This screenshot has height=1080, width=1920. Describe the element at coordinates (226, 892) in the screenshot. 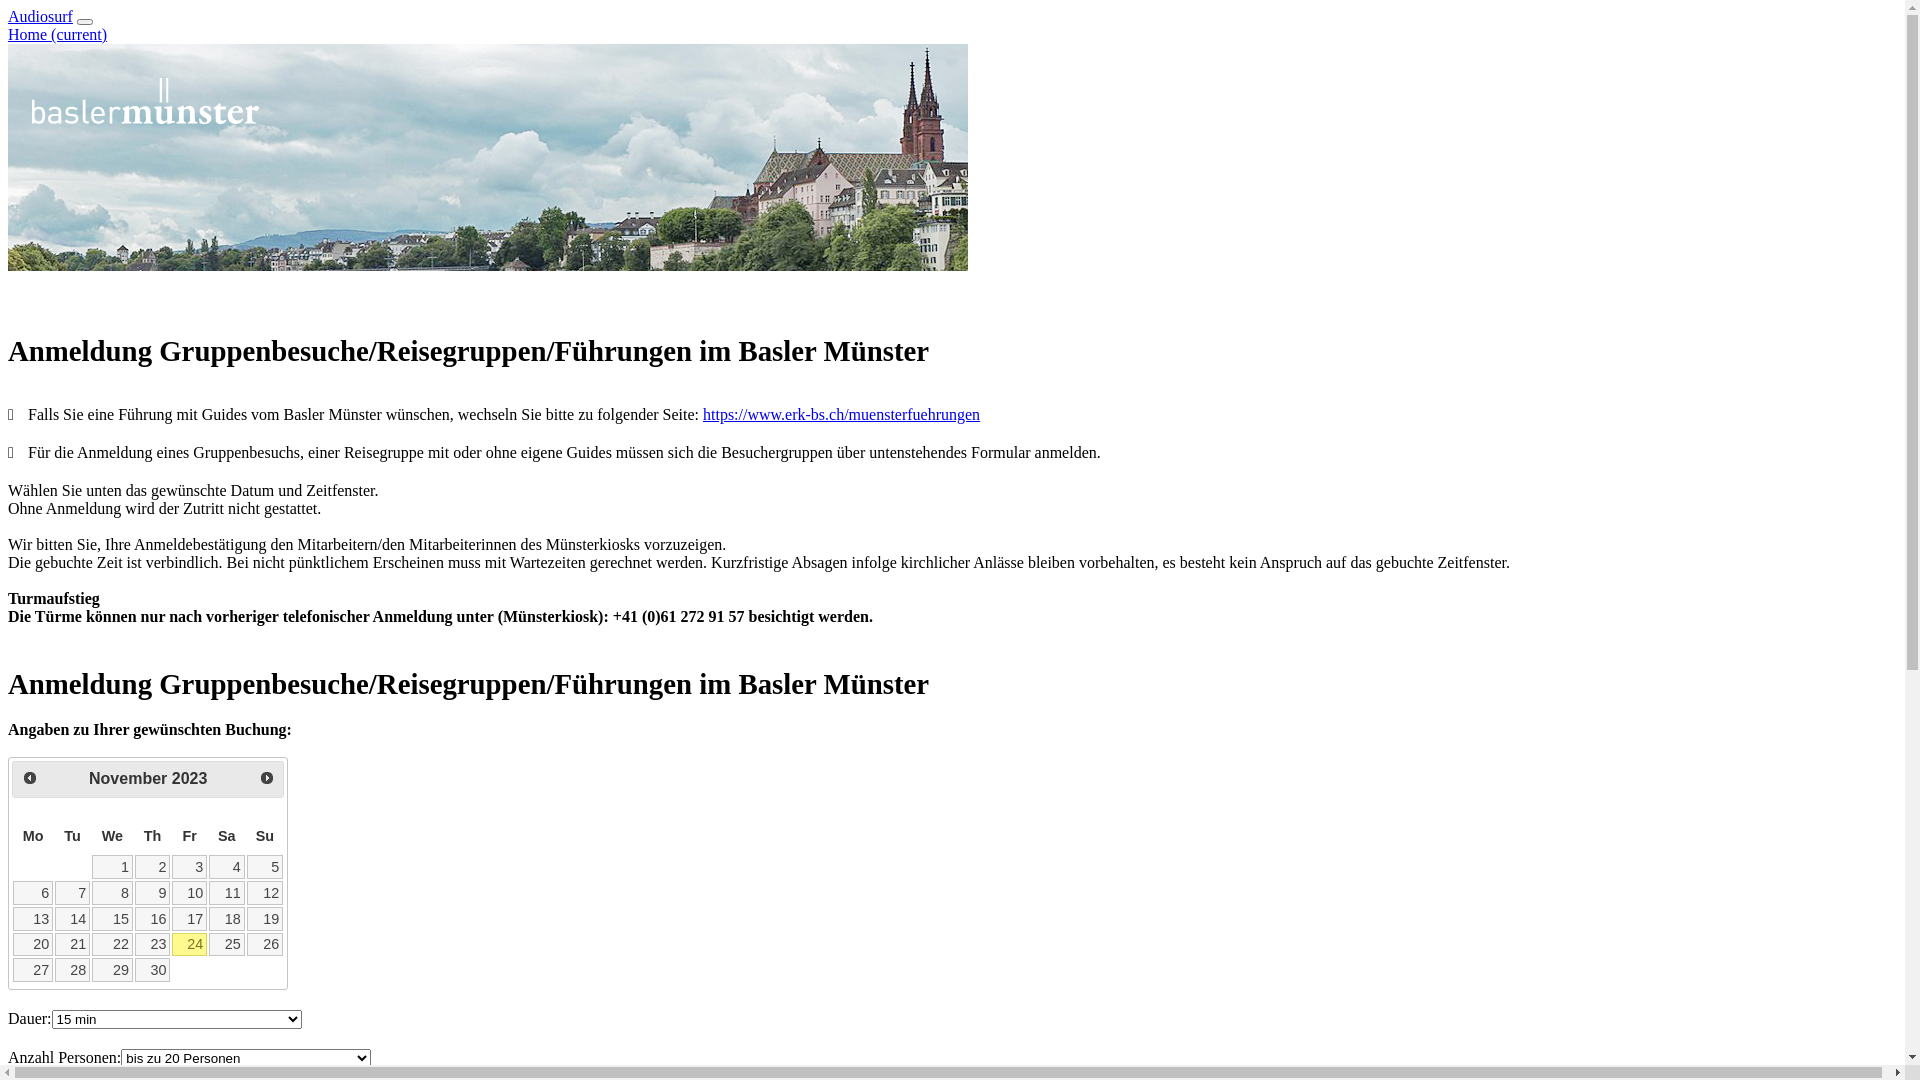

I see `'11'` at that location.